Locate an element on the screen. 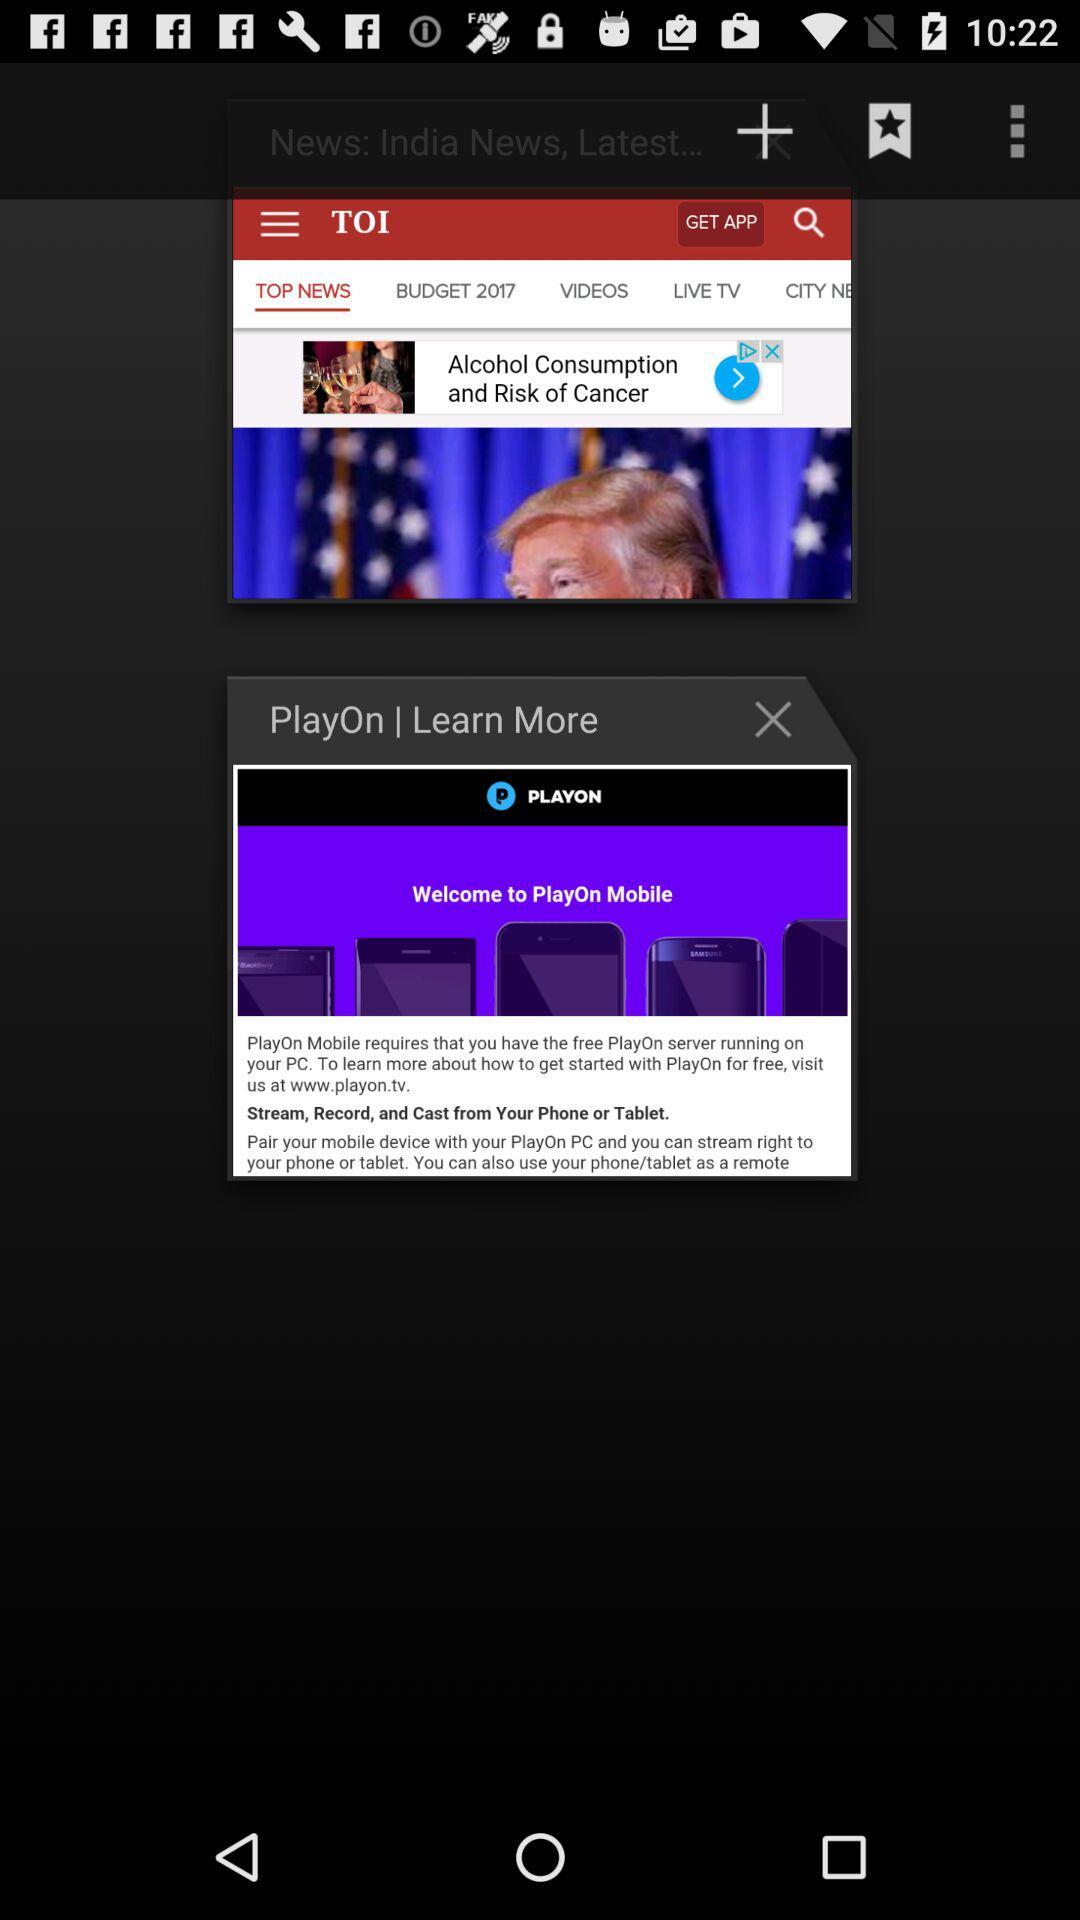 This screenshot has height=1920, width=1080. the plus button at top of the page is located at coordinates (782, 139).